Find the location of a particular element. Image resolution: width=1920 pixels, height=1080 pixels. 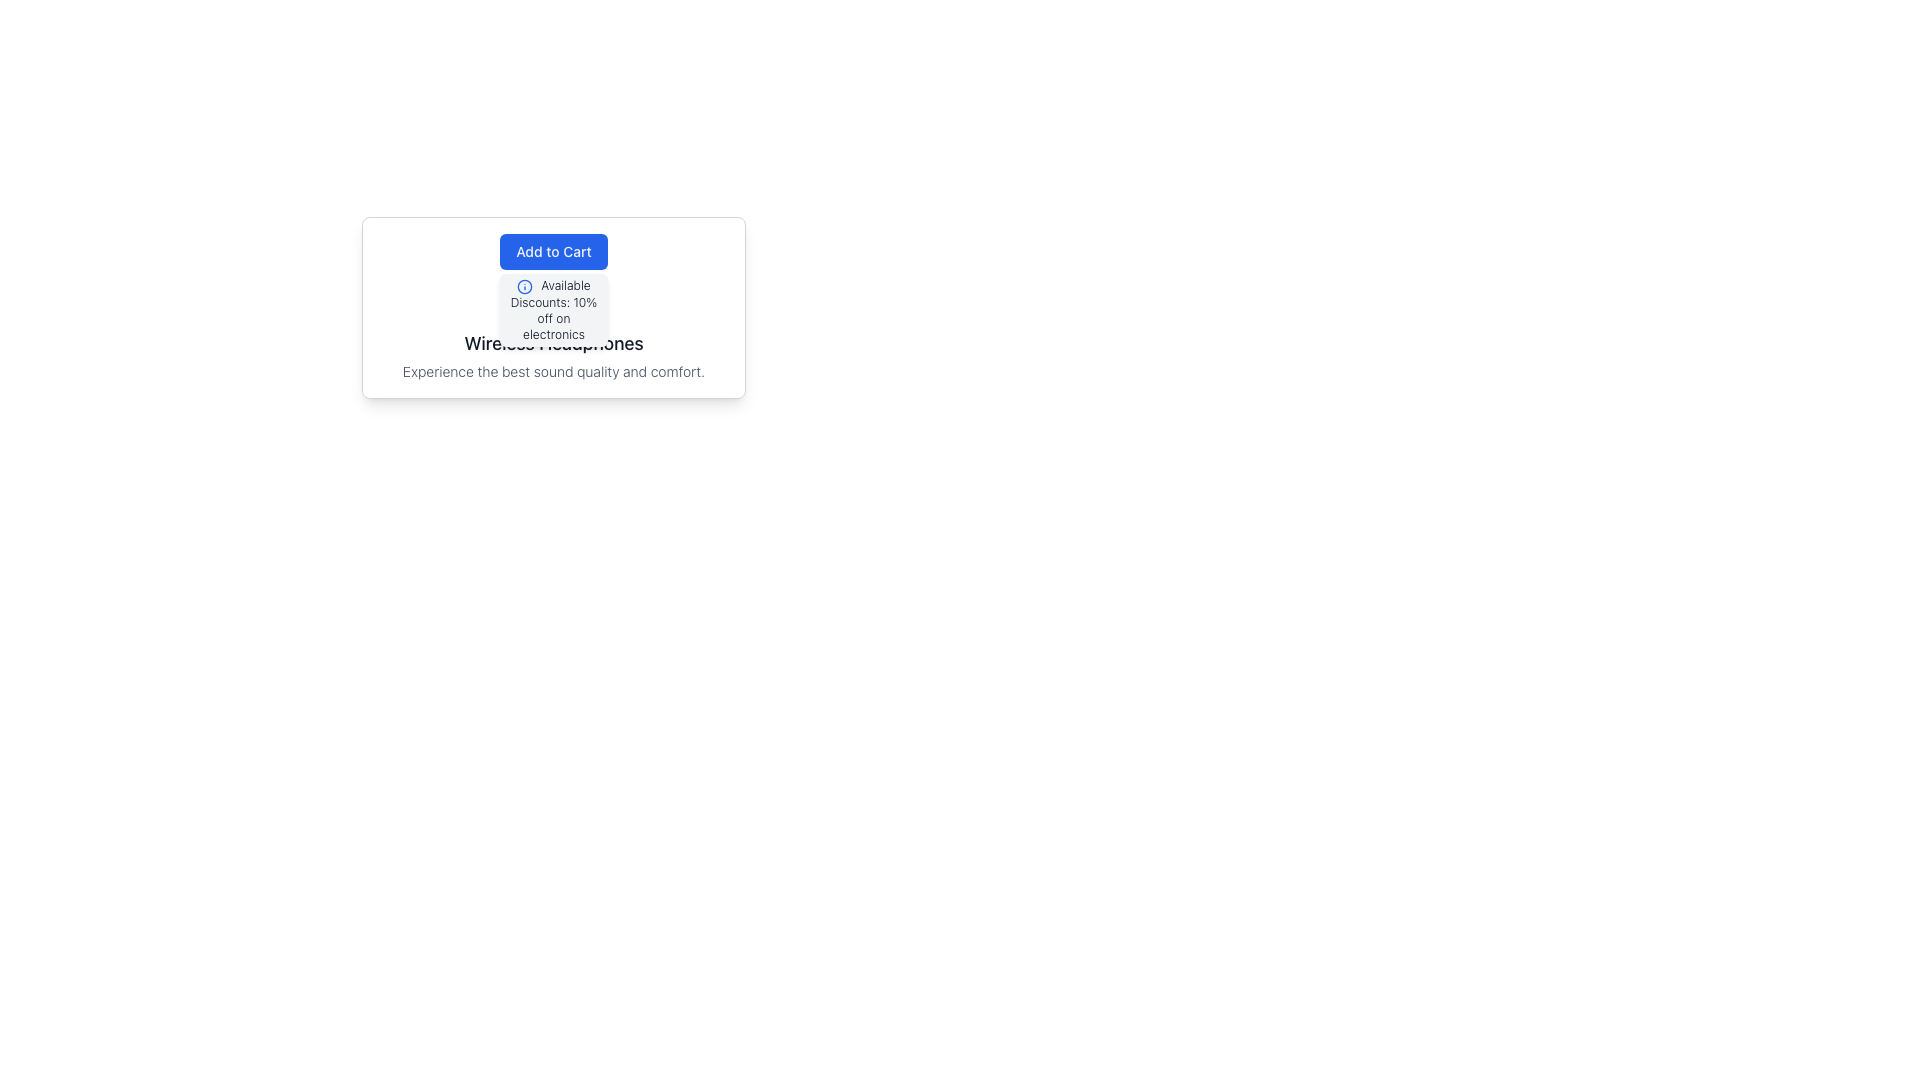

the circular information icon with a blue border and blue symbol located in the tooltip beneath the 'Add to Cart' button is located at coordinates (524, 285).